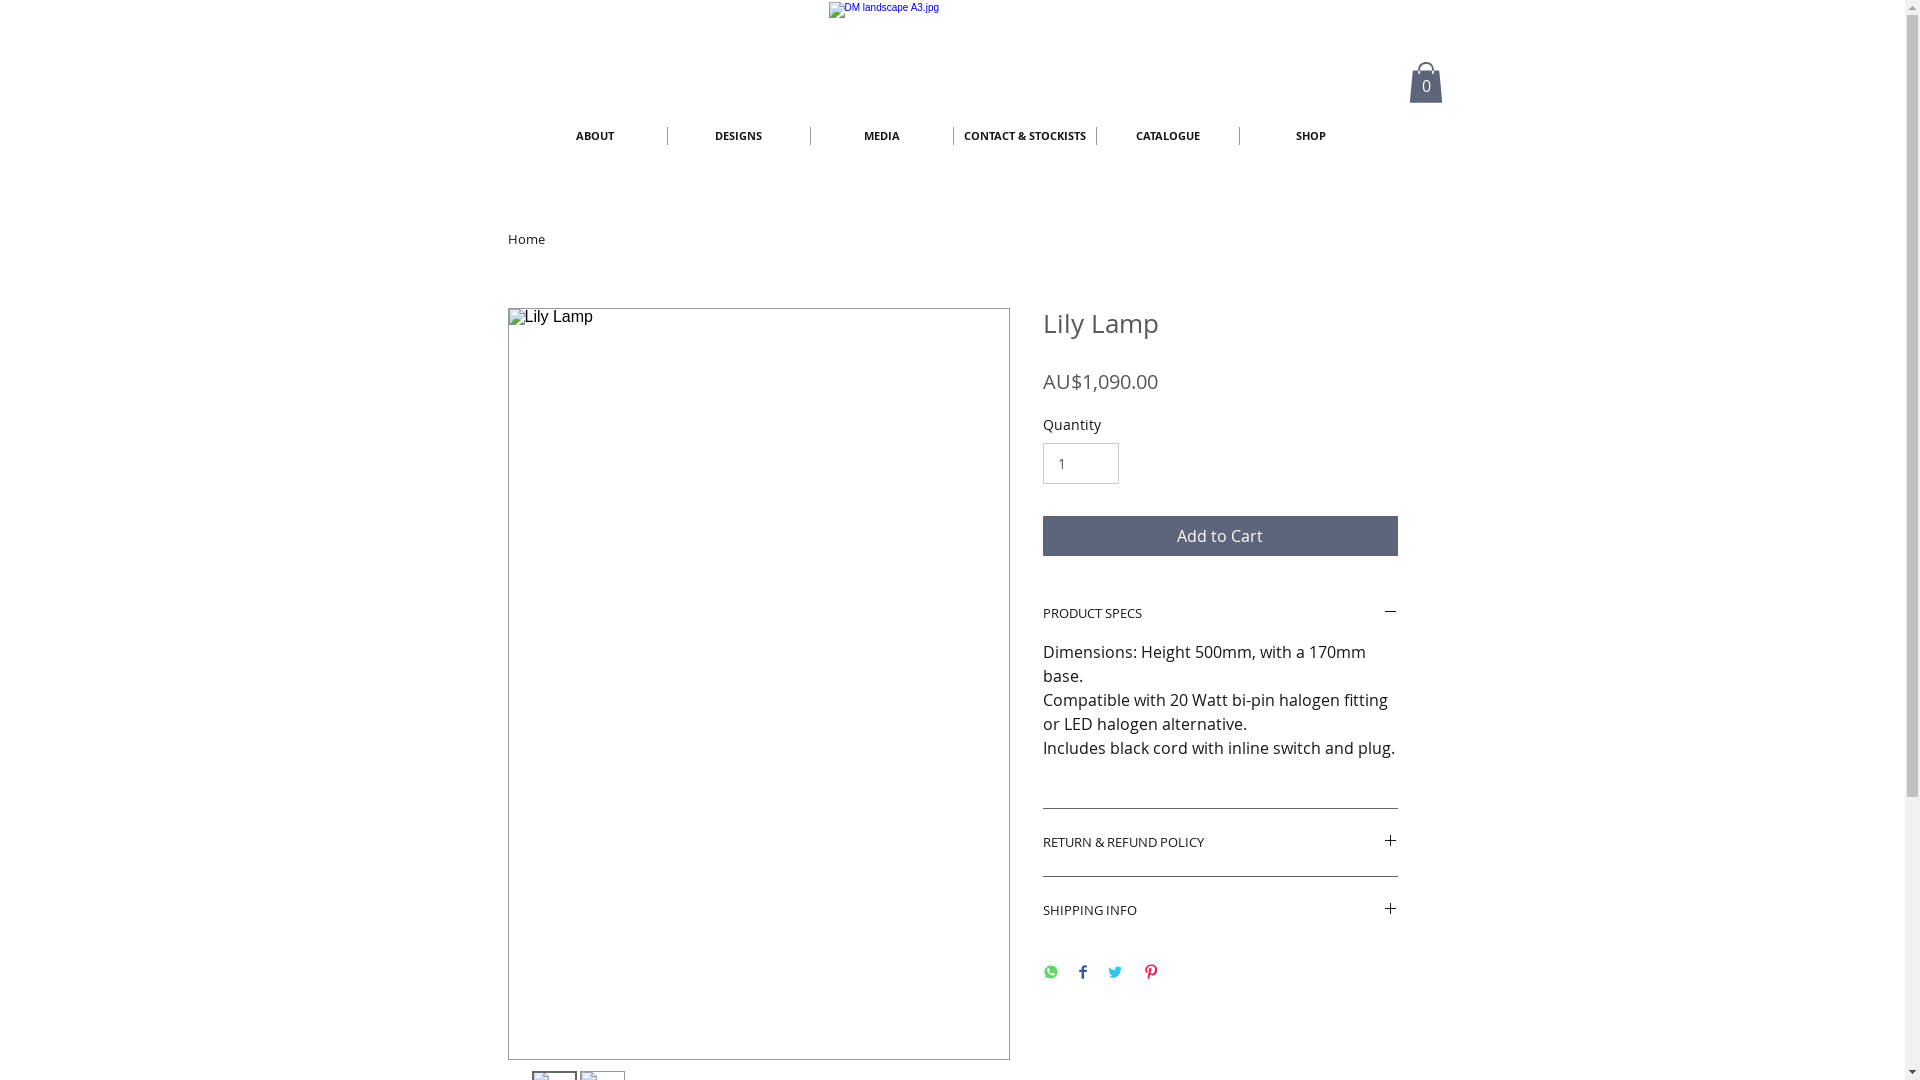 The height and width of the screenshot is (1080, 1920). Describe the element at coordinates (1094, 135) in the screenshot. I see `'CATALOGUE'` at that location.